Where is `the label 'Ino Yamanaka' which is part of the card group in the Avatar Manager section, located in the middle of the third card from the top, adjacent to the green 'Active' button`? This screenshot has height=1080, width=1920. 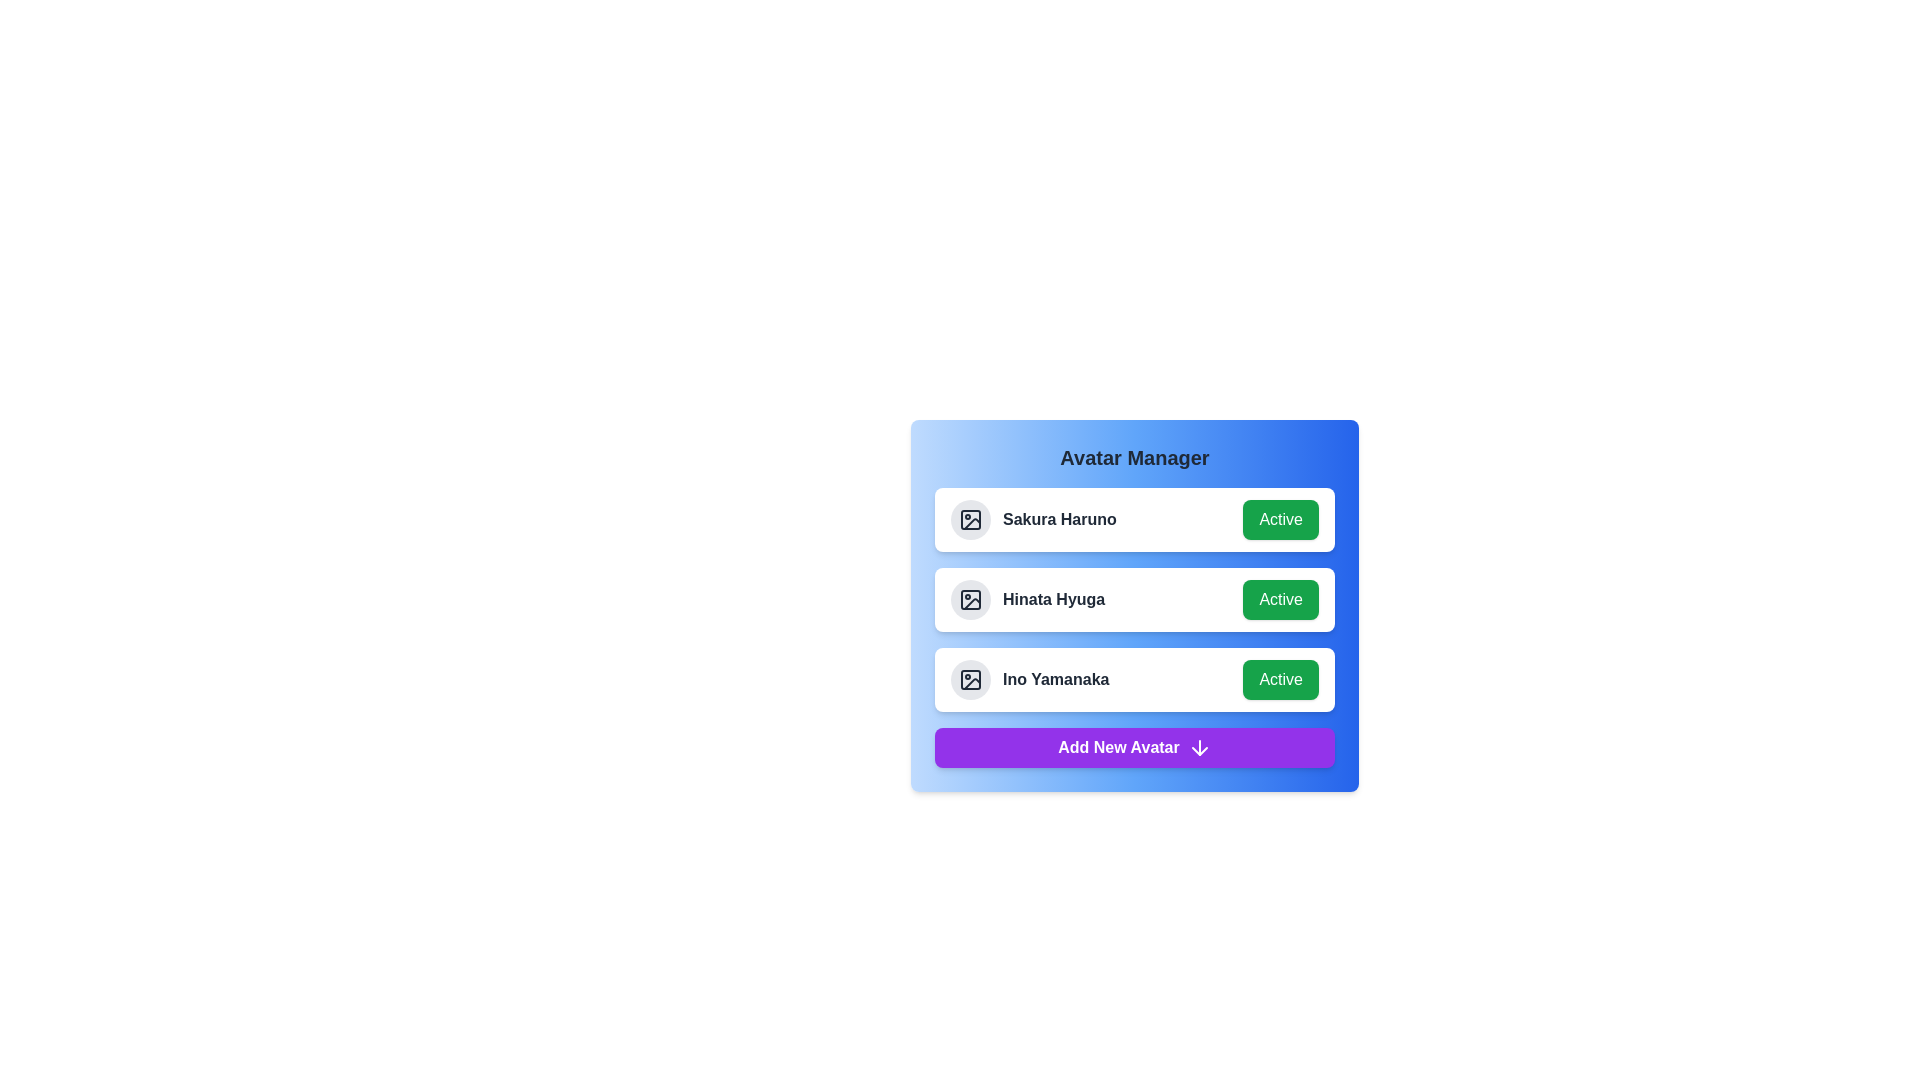
the label 'Ino Yamanaka' which is part of the card group in the Avatar Manager section, located in the middle of the third card from the top, adjacent to the green 'Active' button is located at coordinates (1030, 678).